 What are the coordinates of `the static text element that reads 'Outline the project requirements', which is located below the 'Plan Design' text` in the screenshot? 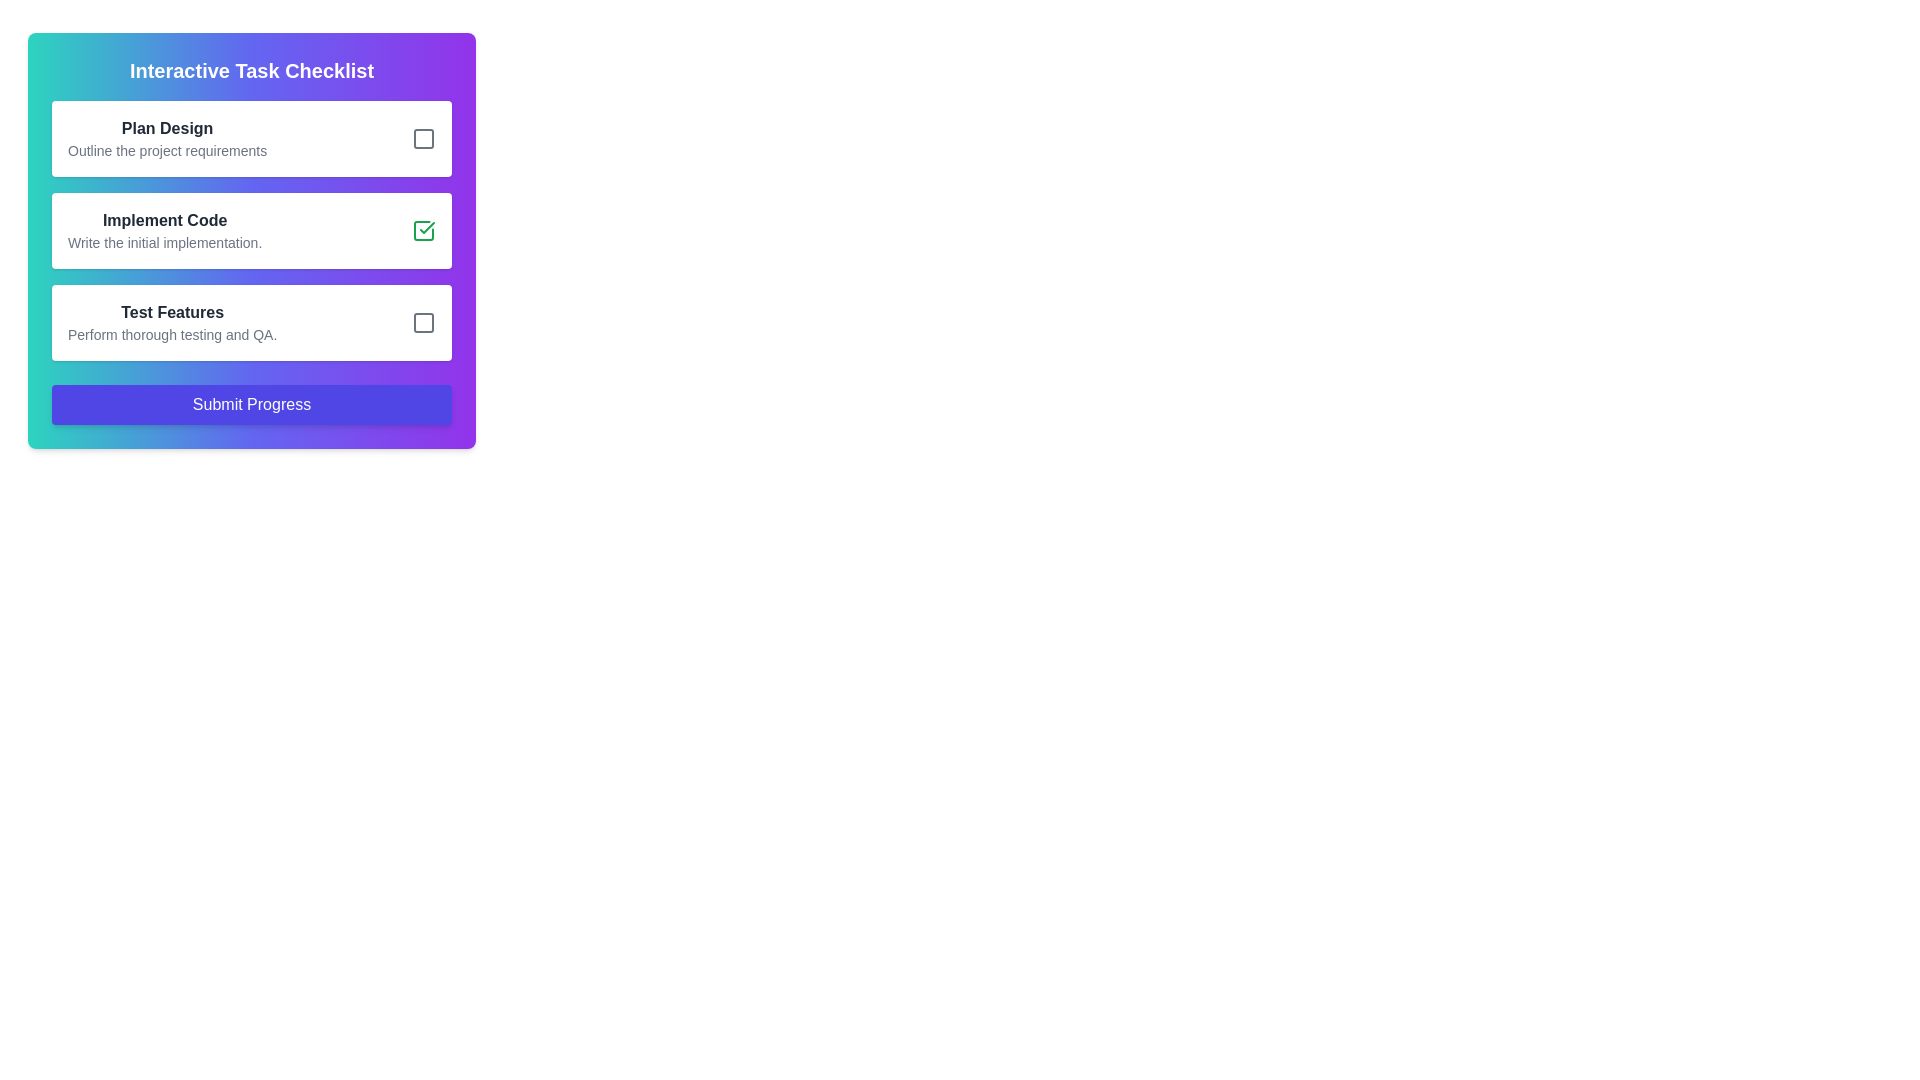 It's located at (167, 149).